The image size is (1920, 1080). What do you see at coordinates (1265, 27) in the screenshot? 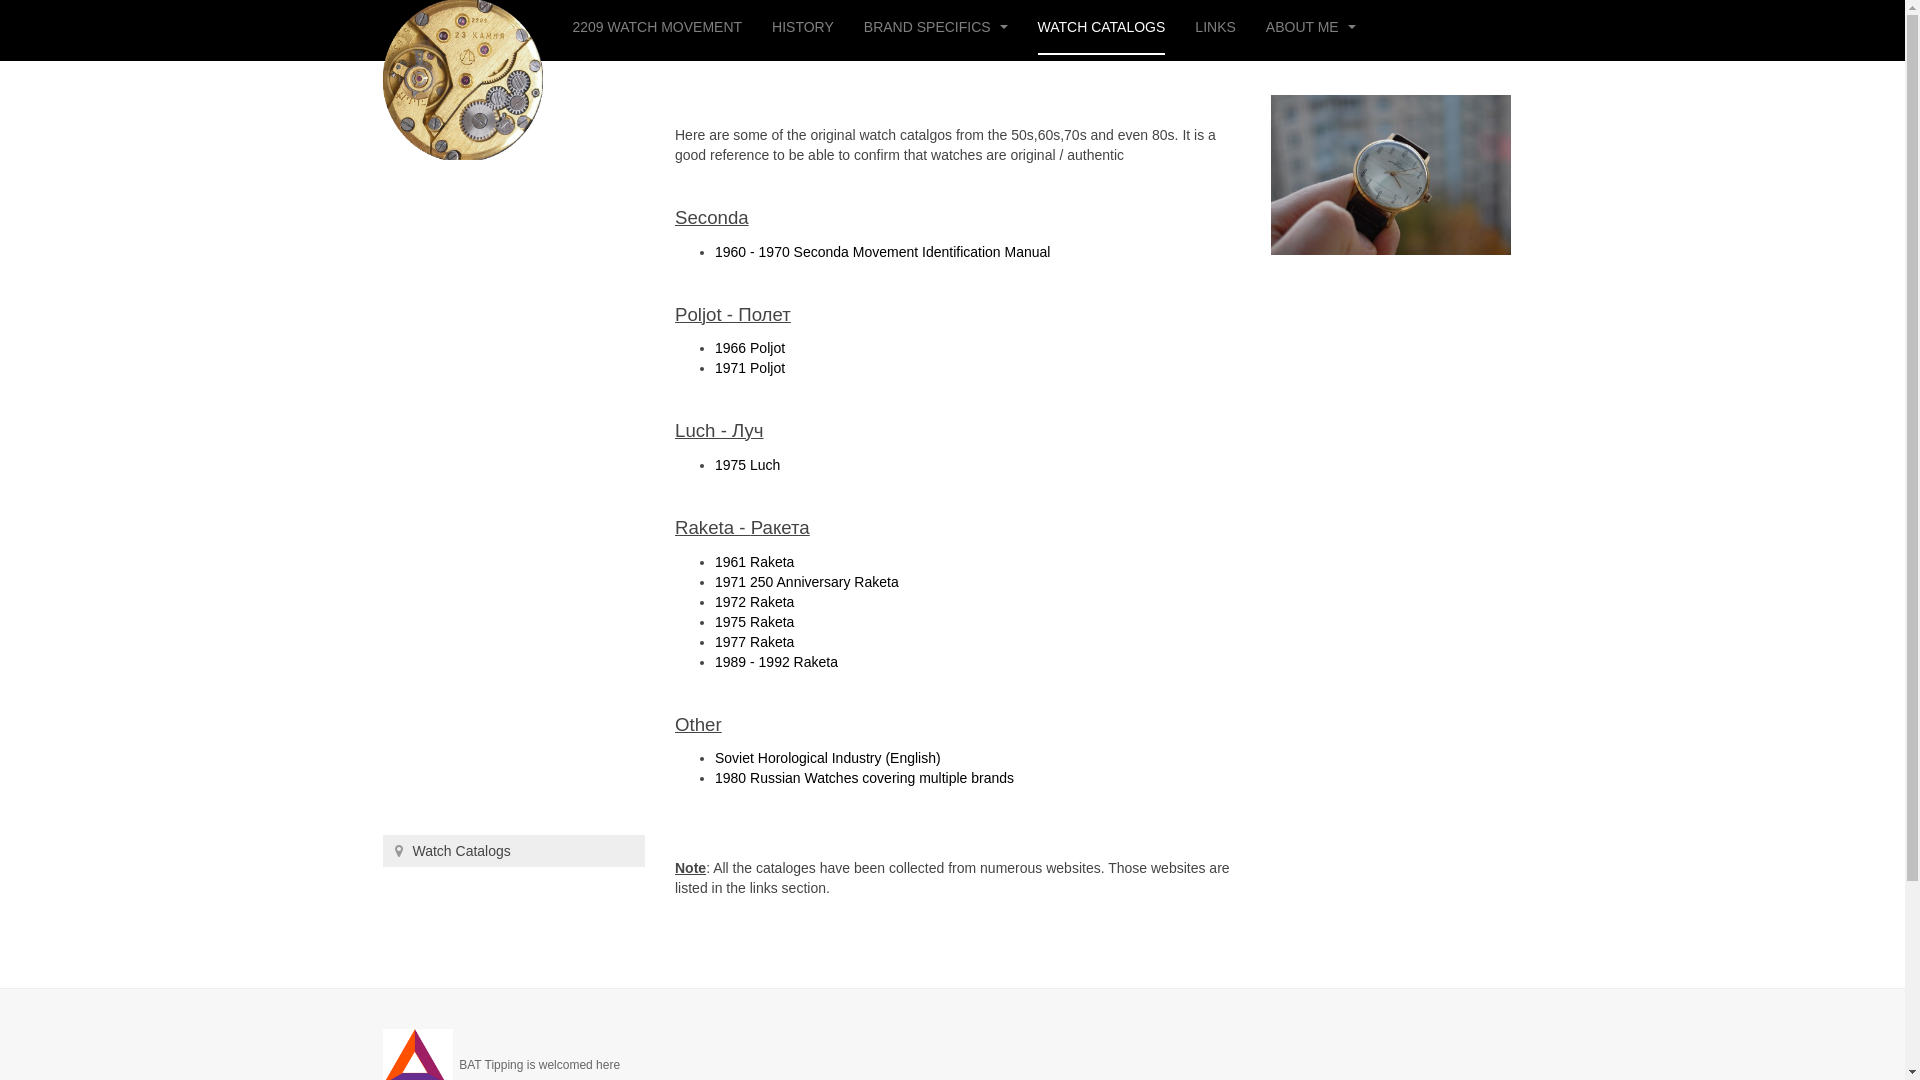
I see `'ABOUT ME'` at bounding box center [1265, 27].